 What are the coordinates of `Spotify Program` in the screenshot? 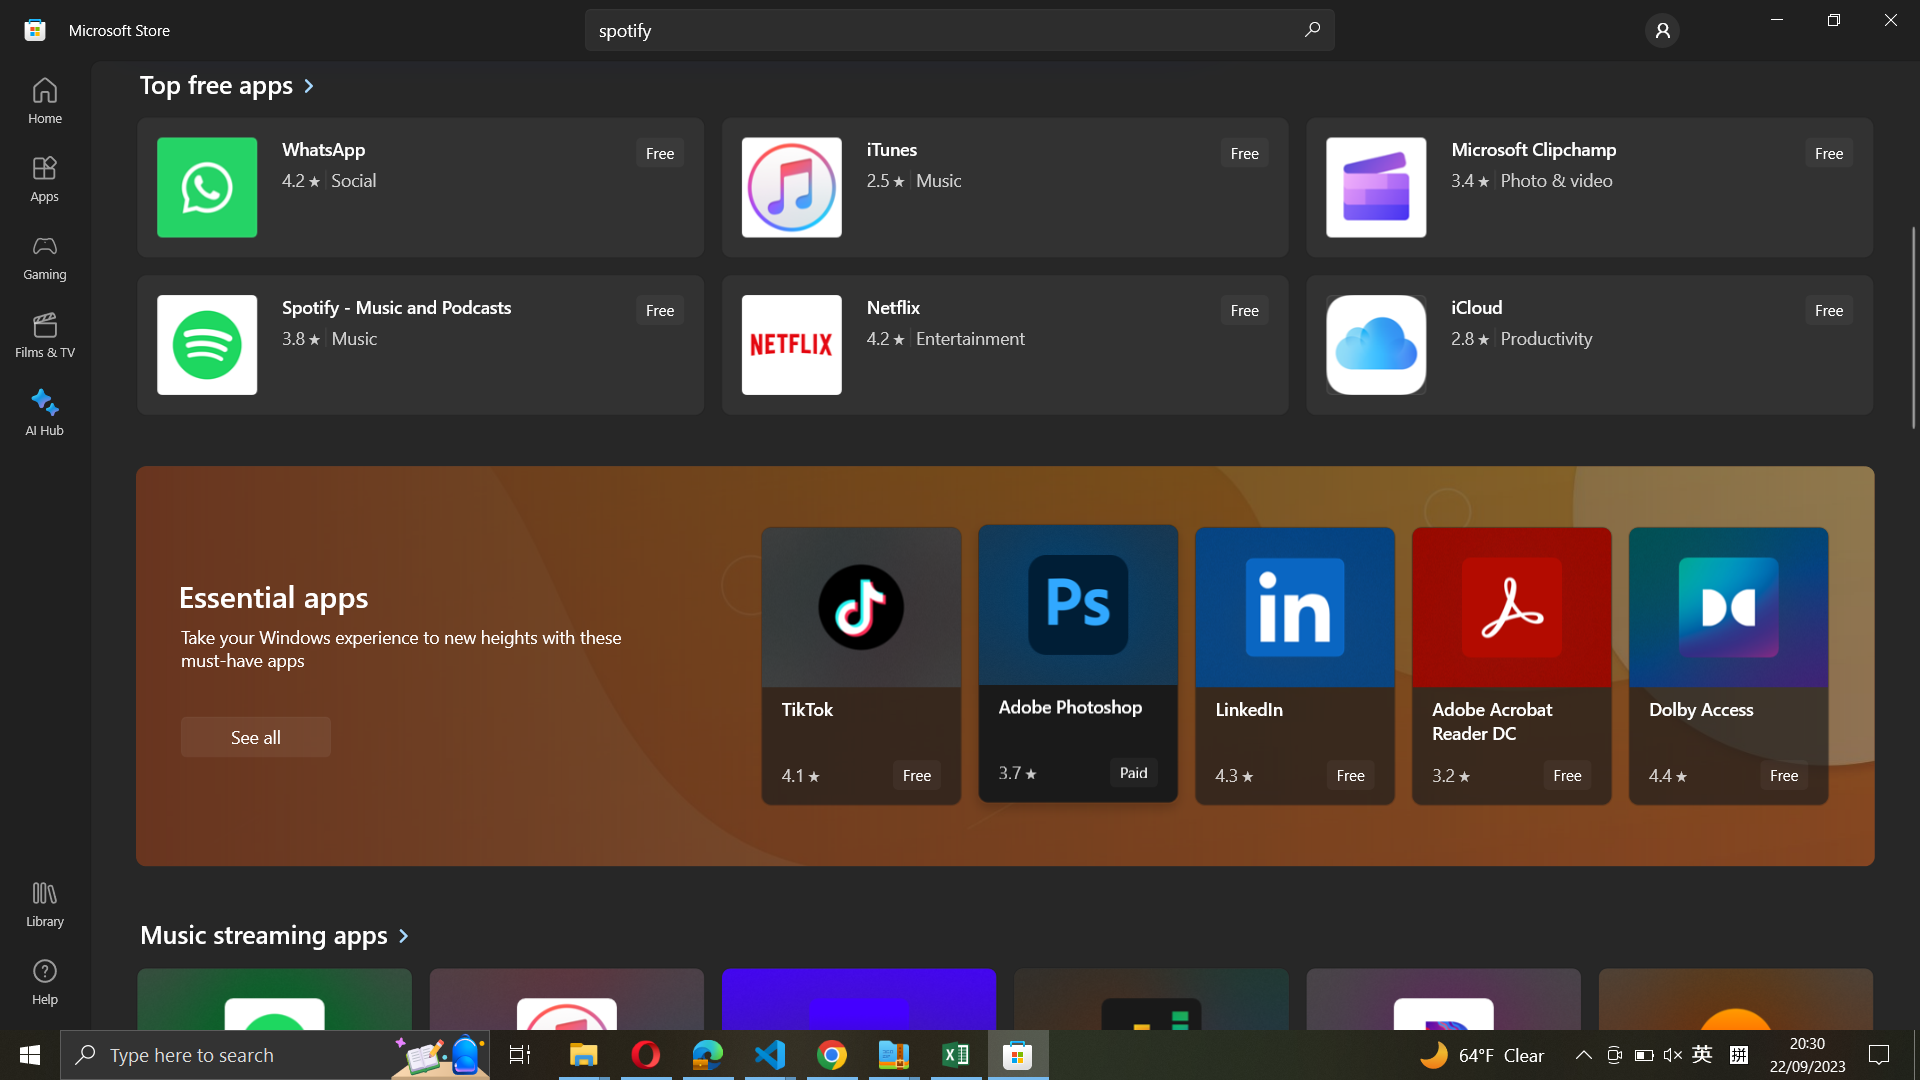 It's located at (416, 342).